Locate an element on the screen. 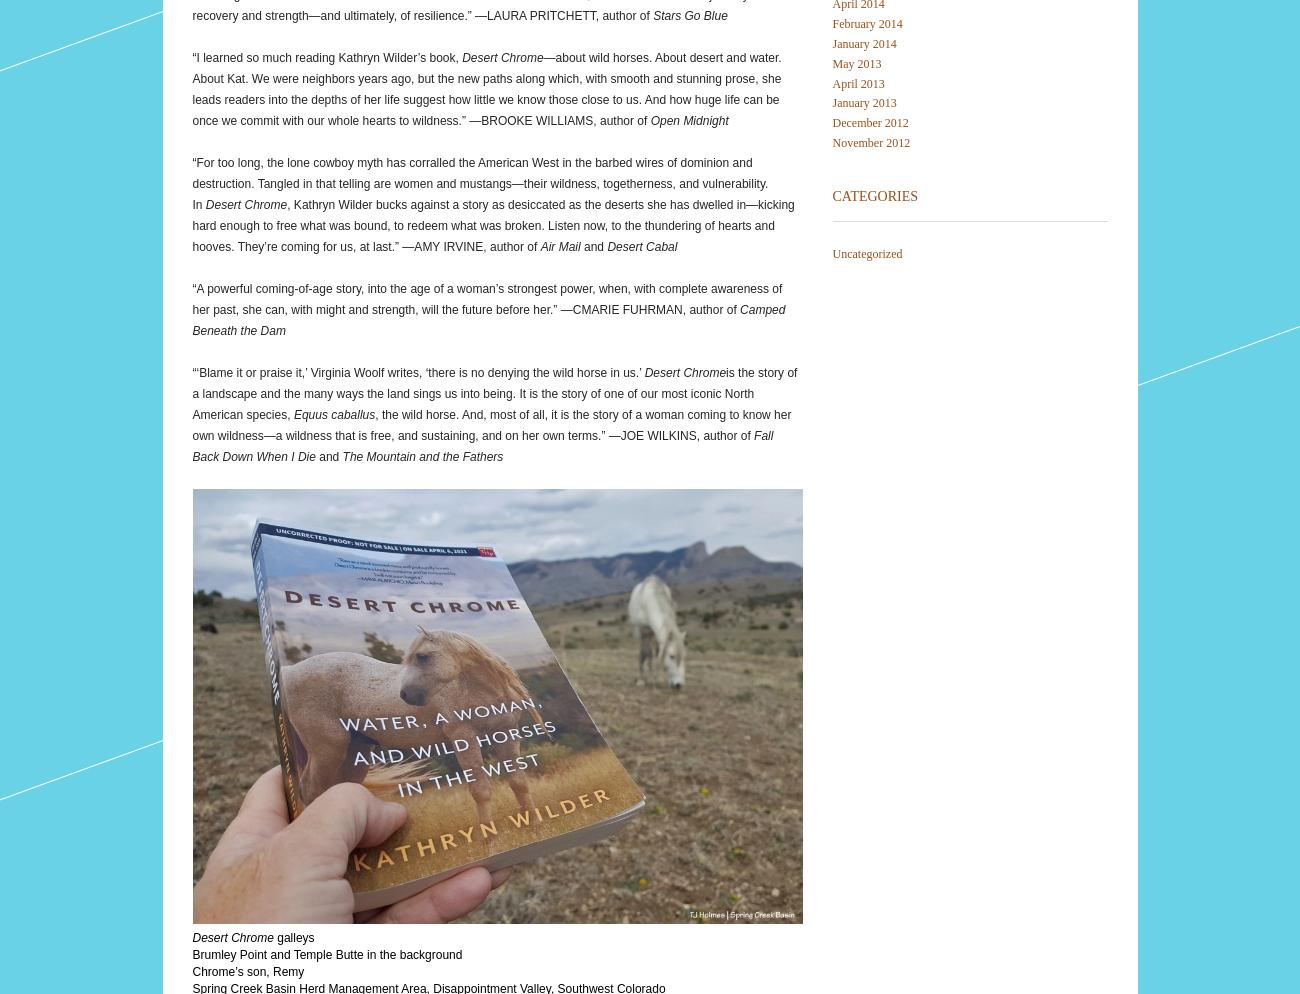 The image size is (1300, 994). 'February 2014' is located at coordinates (866, 23).